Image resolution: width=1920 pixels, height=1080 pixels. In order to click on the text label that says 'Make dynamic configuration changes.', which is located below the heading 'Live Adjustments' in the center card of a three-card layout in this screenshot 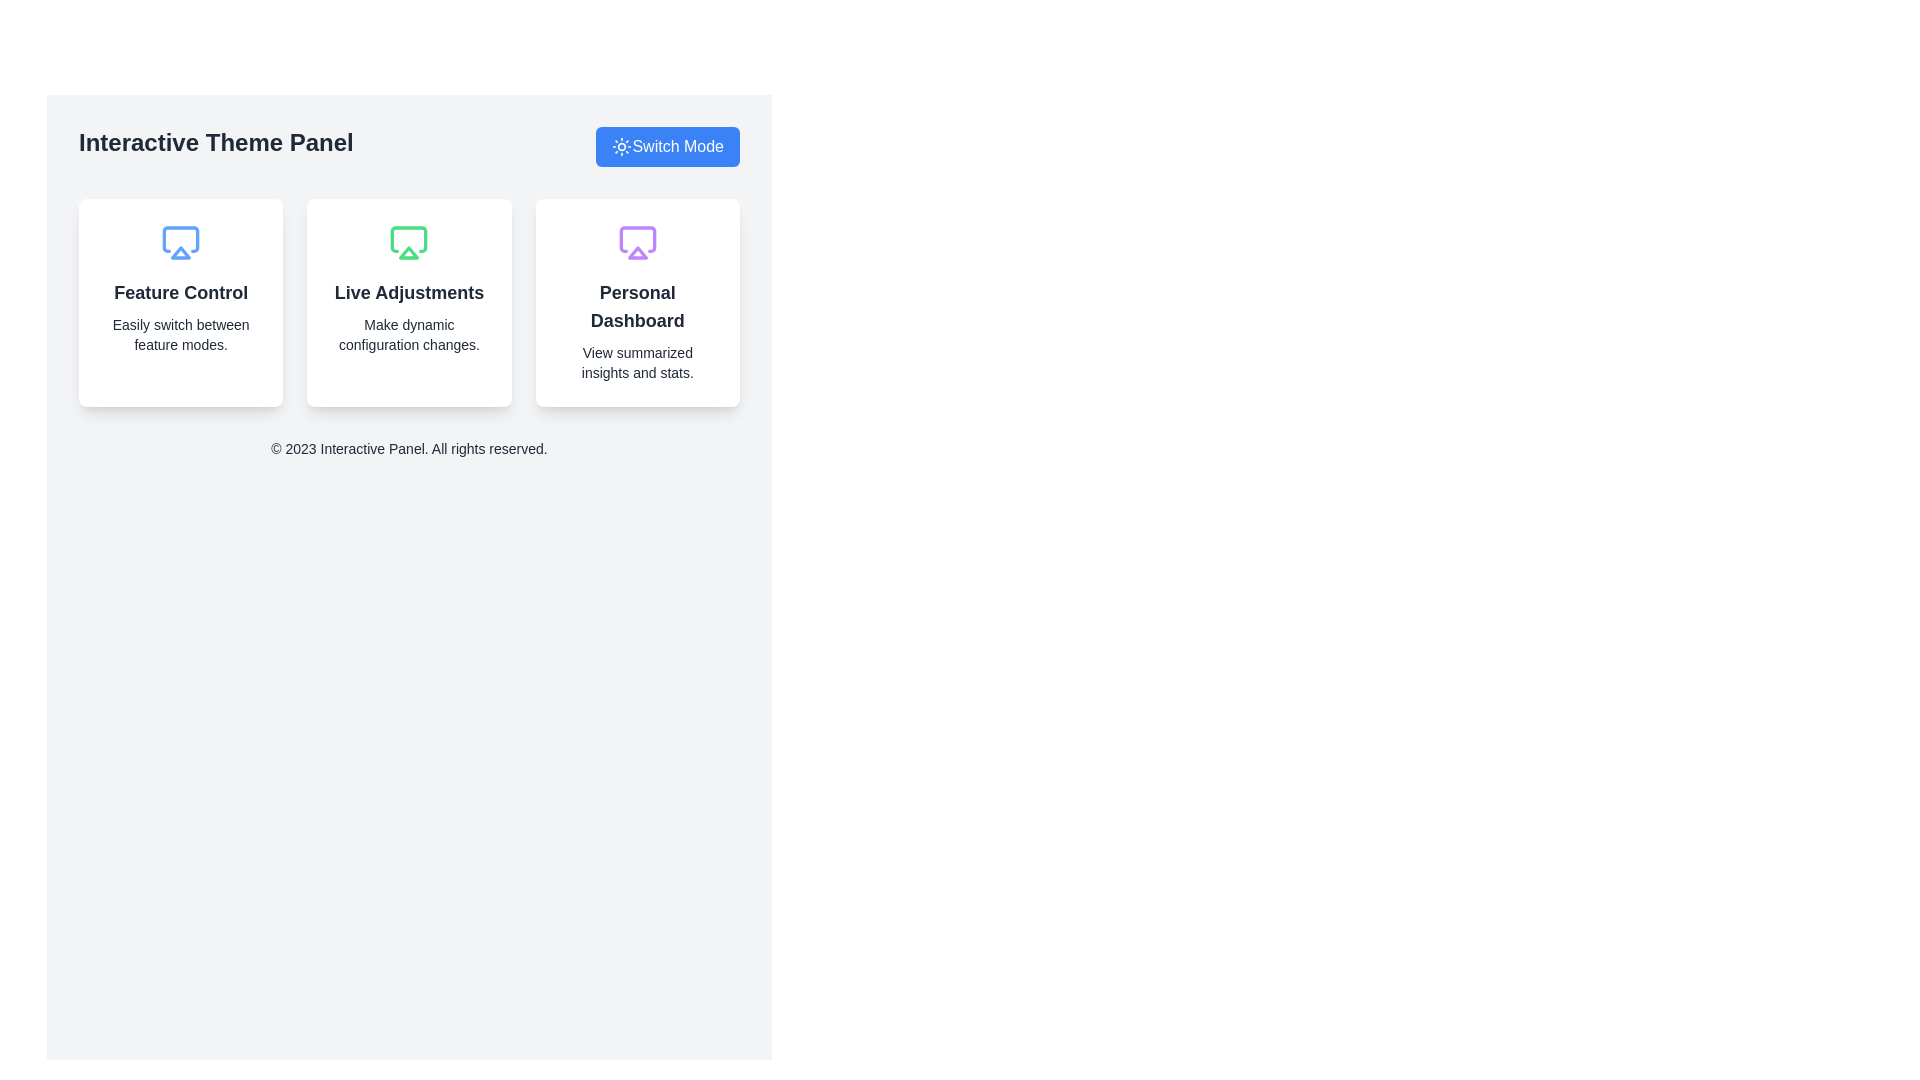, I will do `click(408, 334)`.